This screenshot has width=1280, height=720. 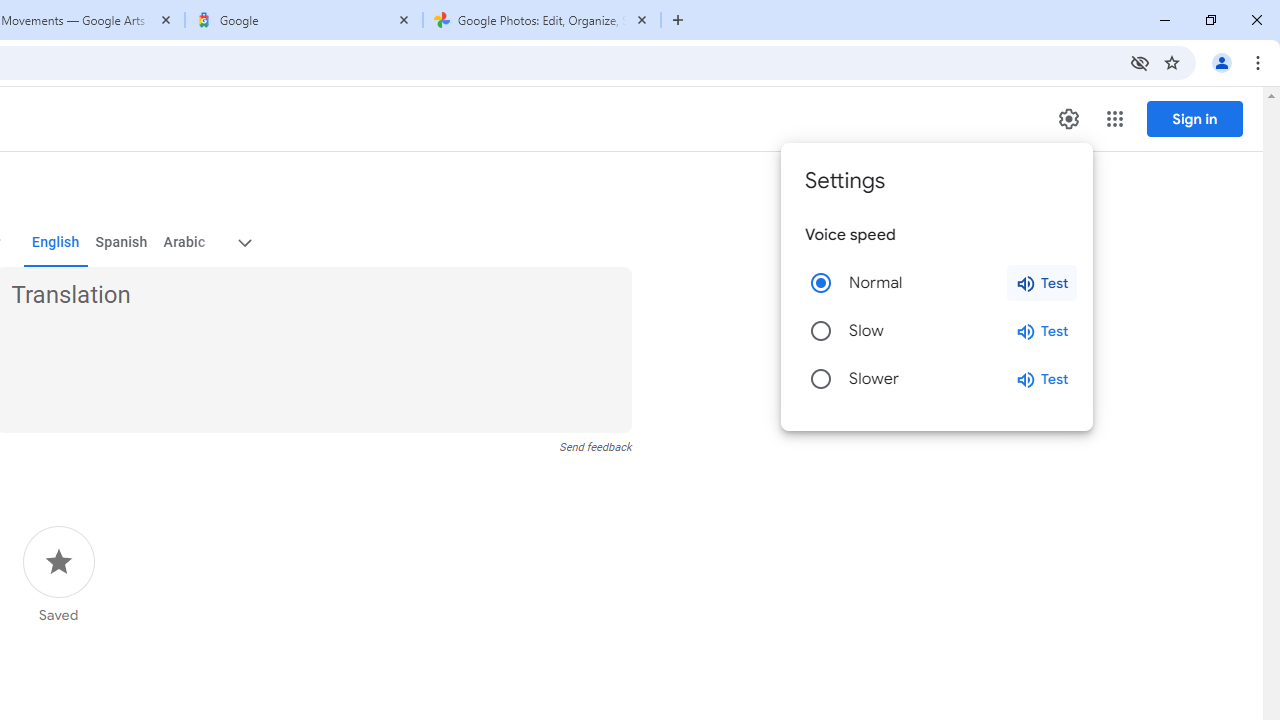 I want to click on 'Test slow speed', so click(x=1040, y=330).